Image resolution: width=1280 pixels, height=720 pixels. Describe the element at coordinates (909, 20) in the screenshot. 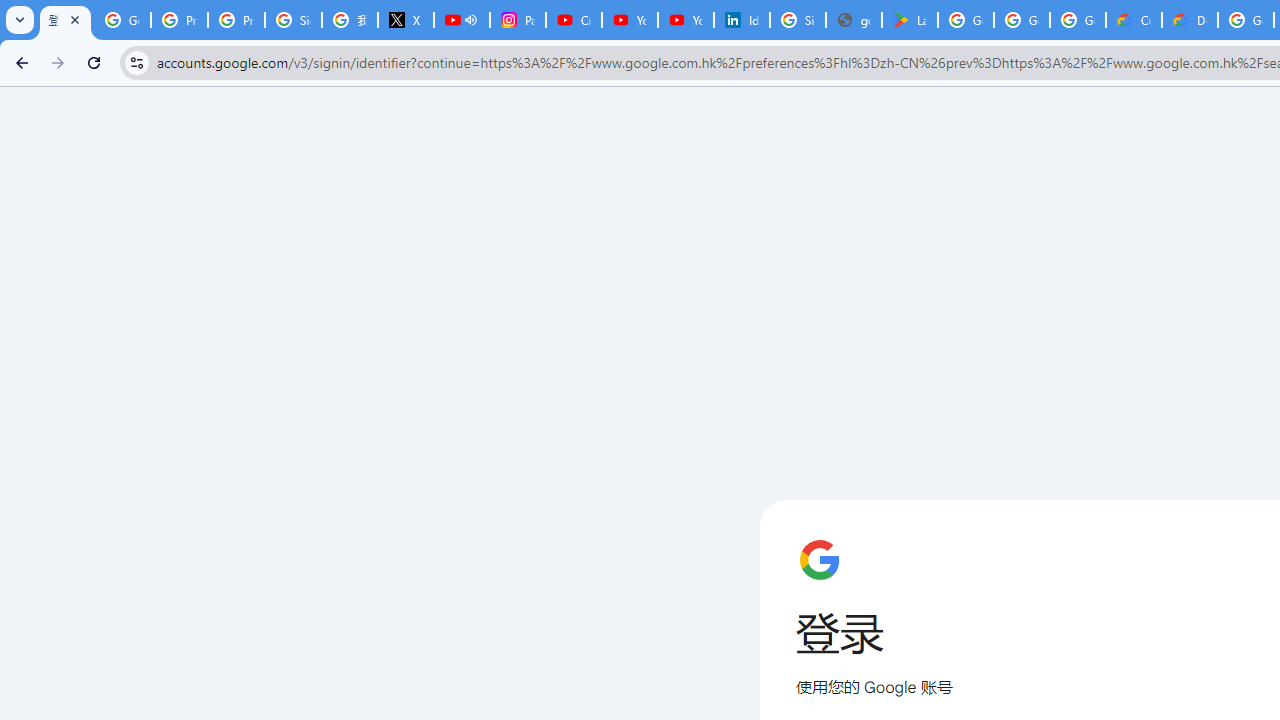

I see `'Last Shelter: Survival - Apps on Google Play'` at that location.